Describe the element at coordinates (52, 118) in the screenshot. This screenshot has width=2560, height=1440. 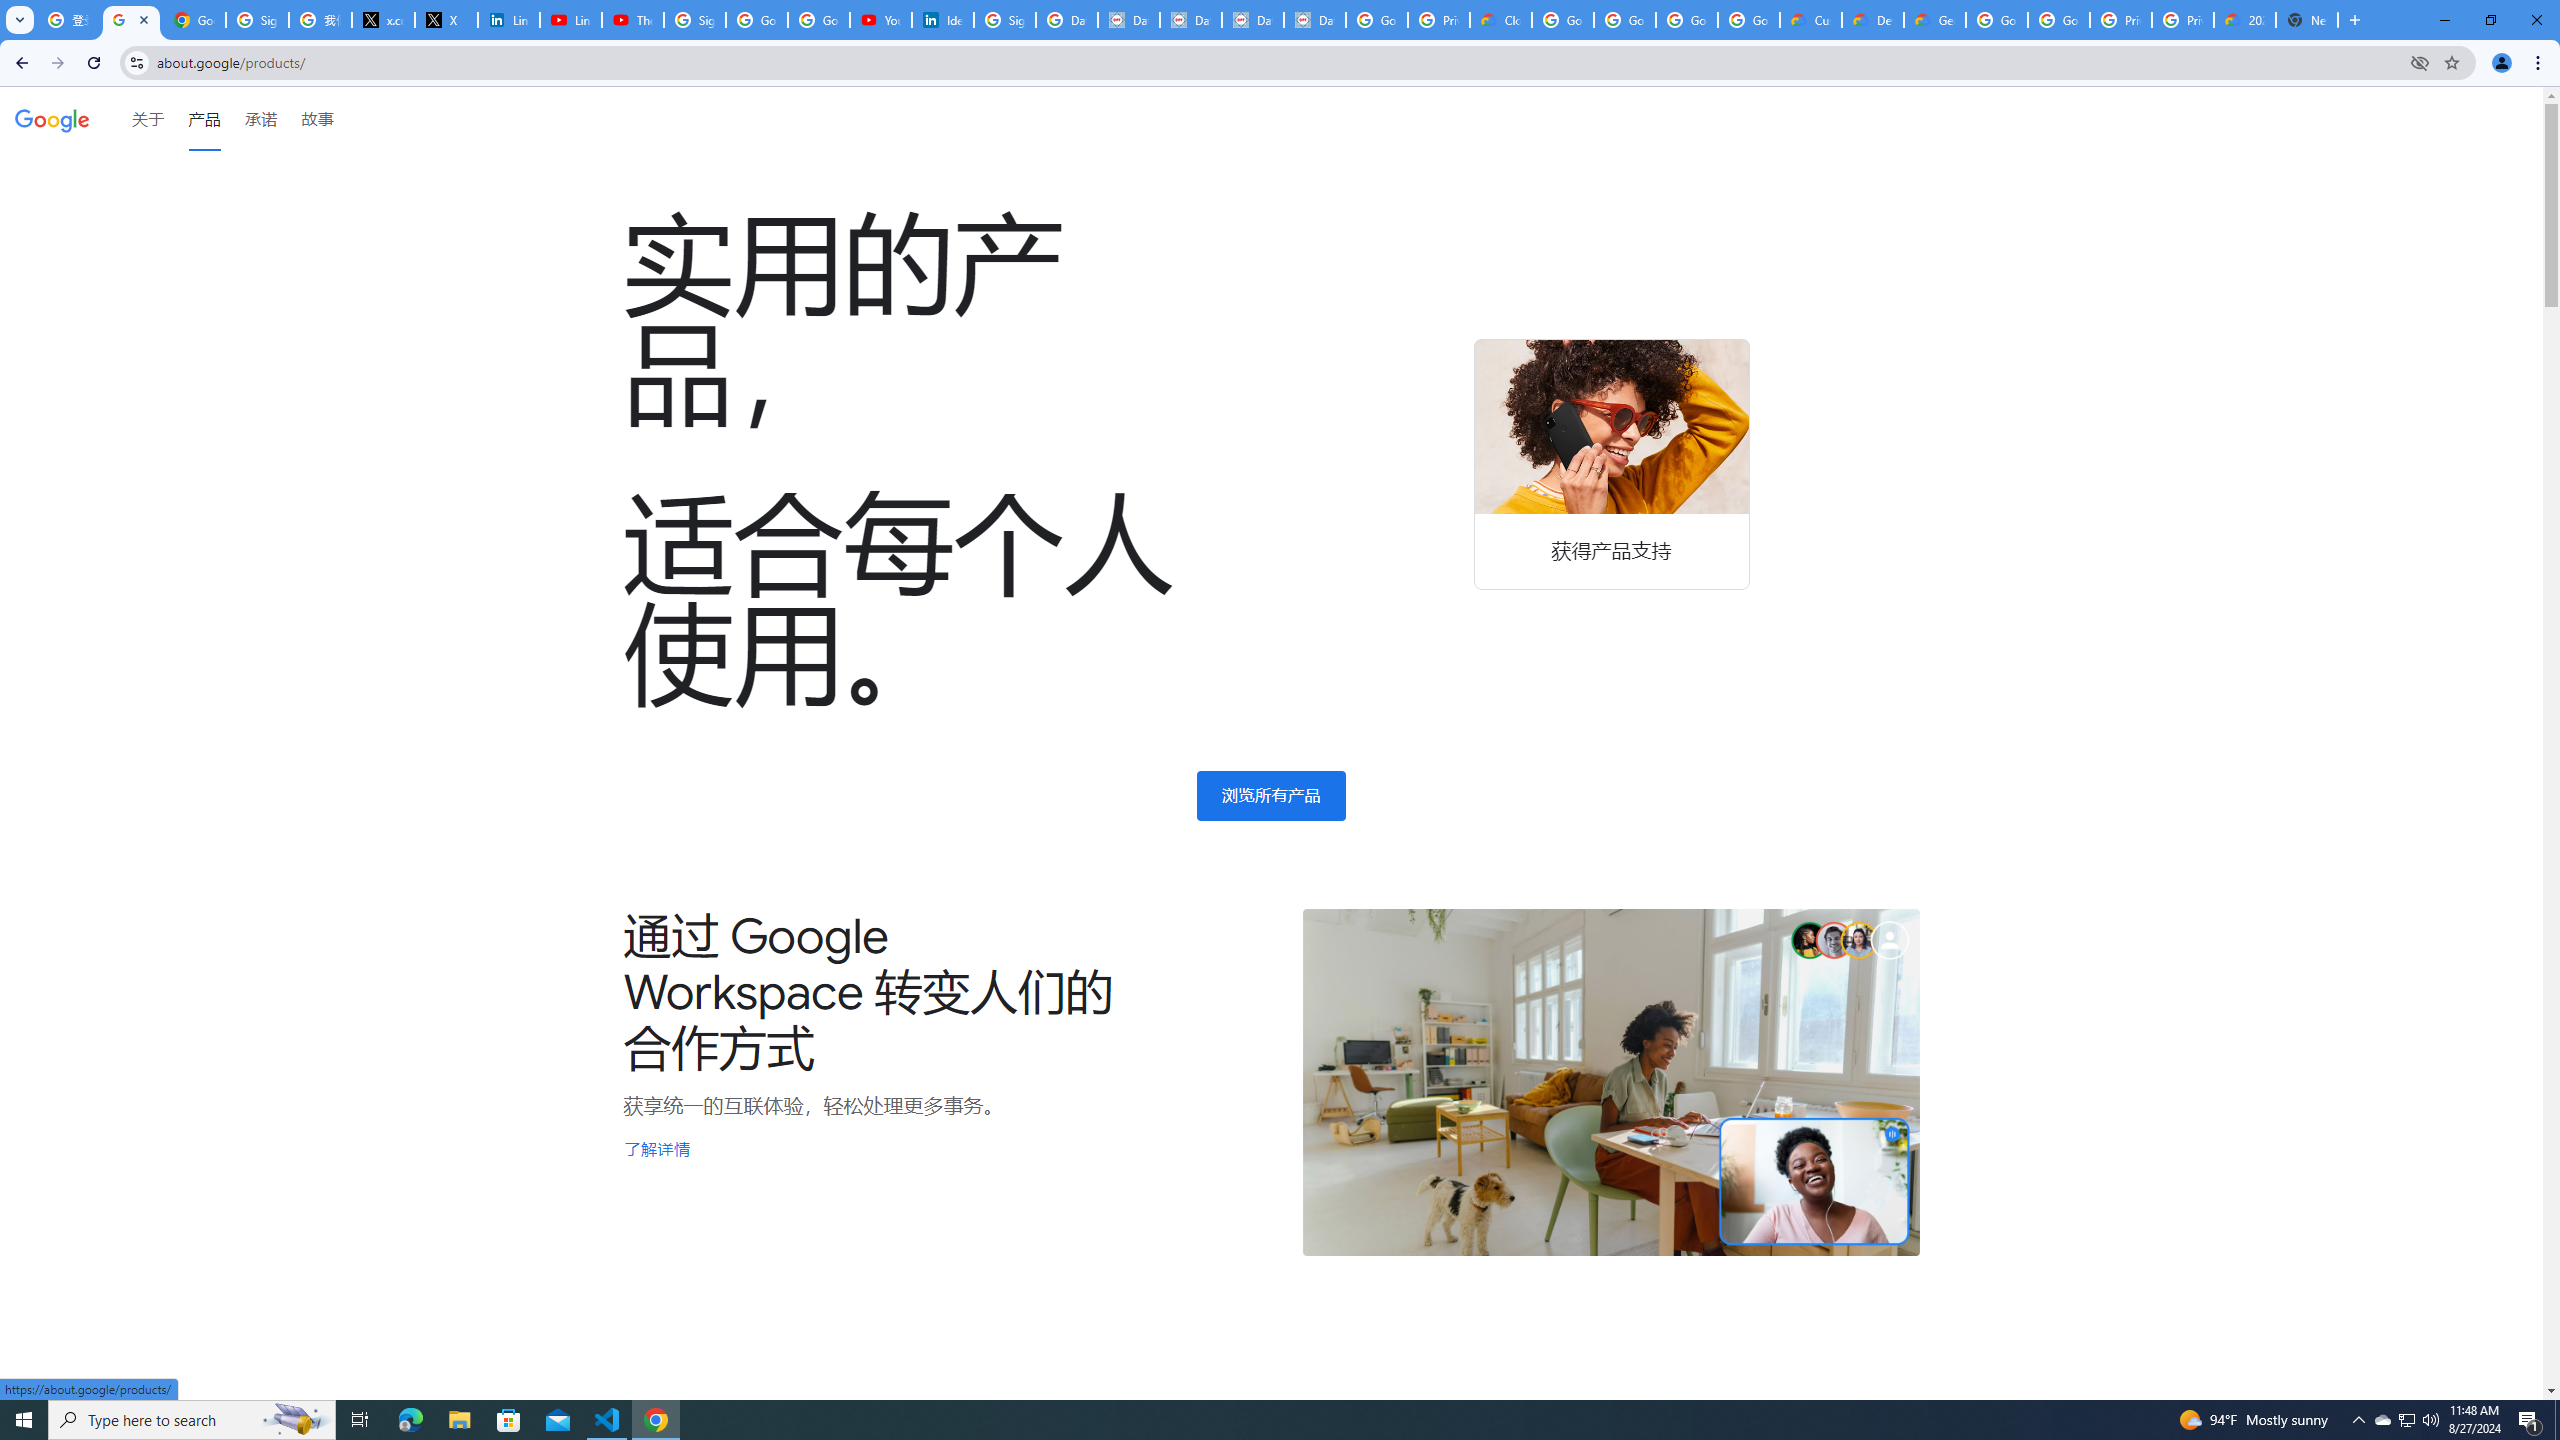
I see `'Google'` at that location.